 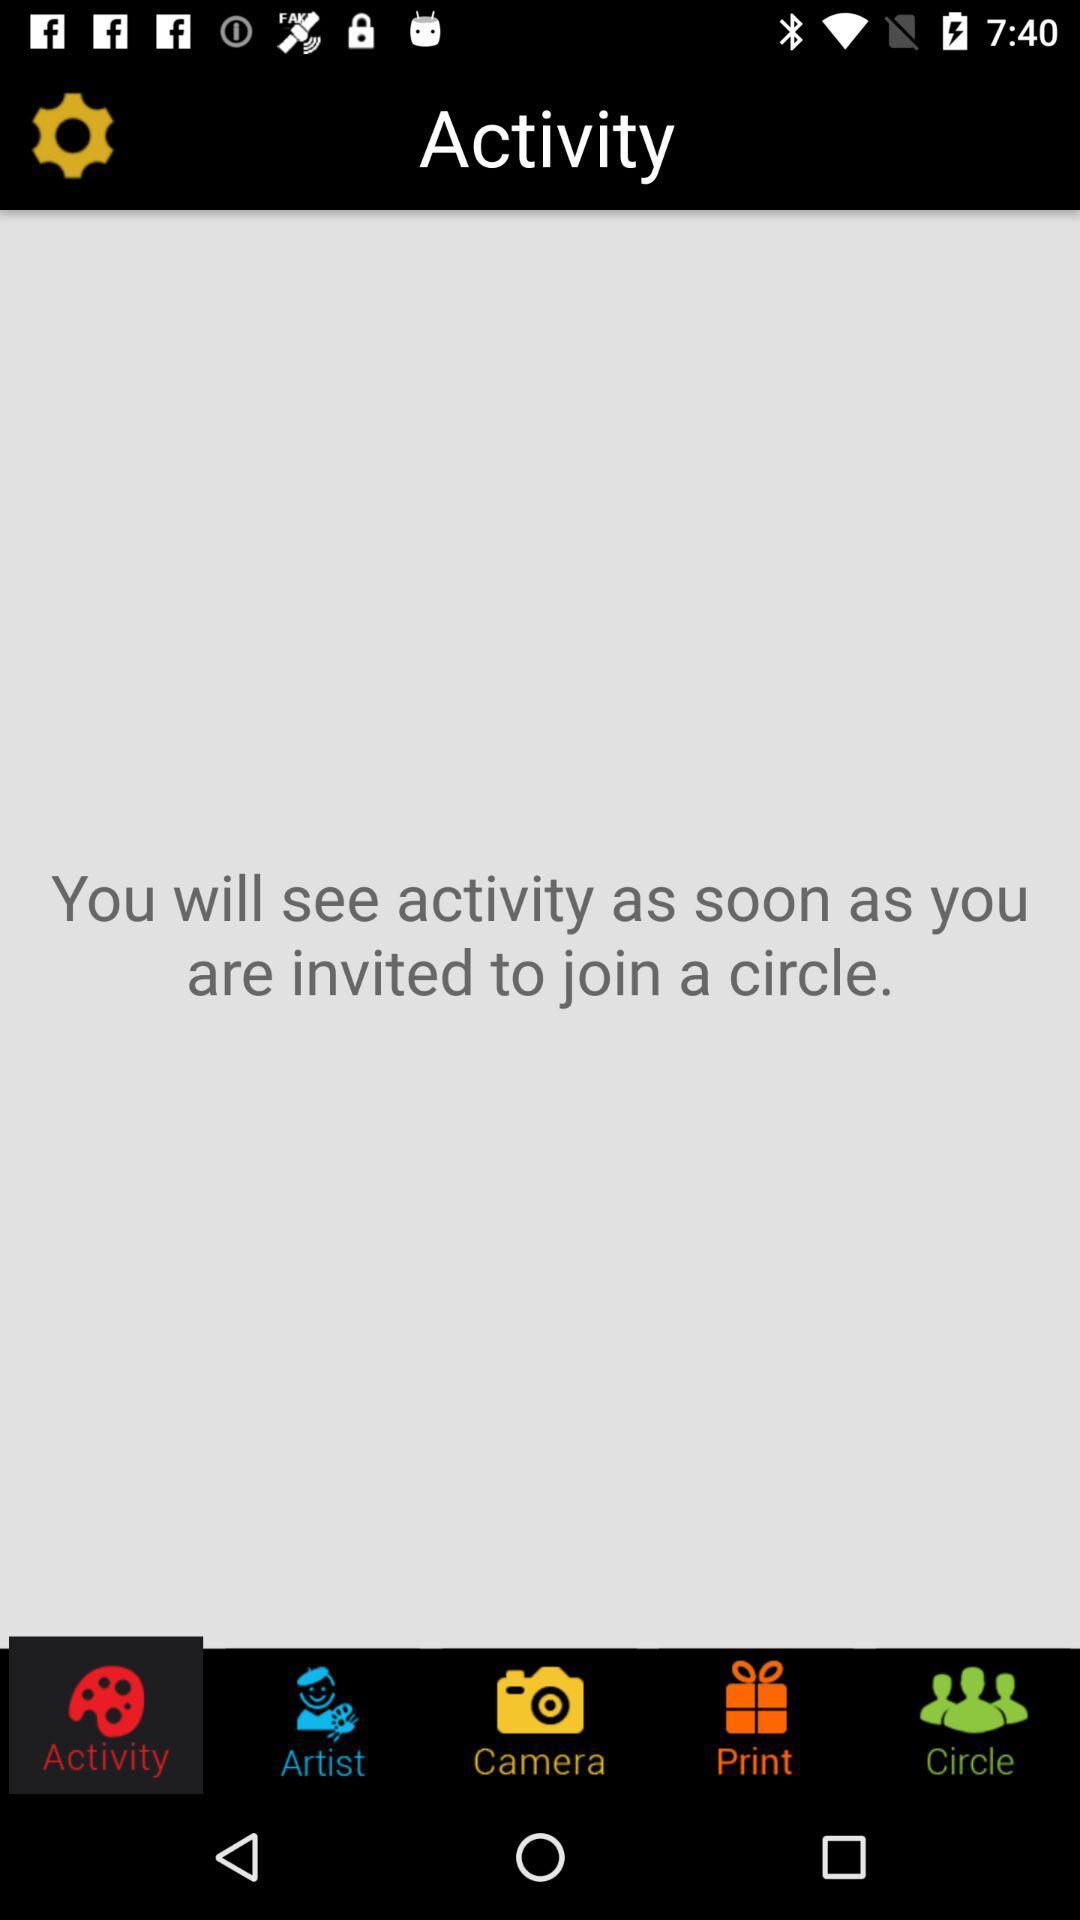 What do you see at coordinates (321, 1714) in the screenshot?
I see `the item below you will see` at bounding box center [321, 1714].